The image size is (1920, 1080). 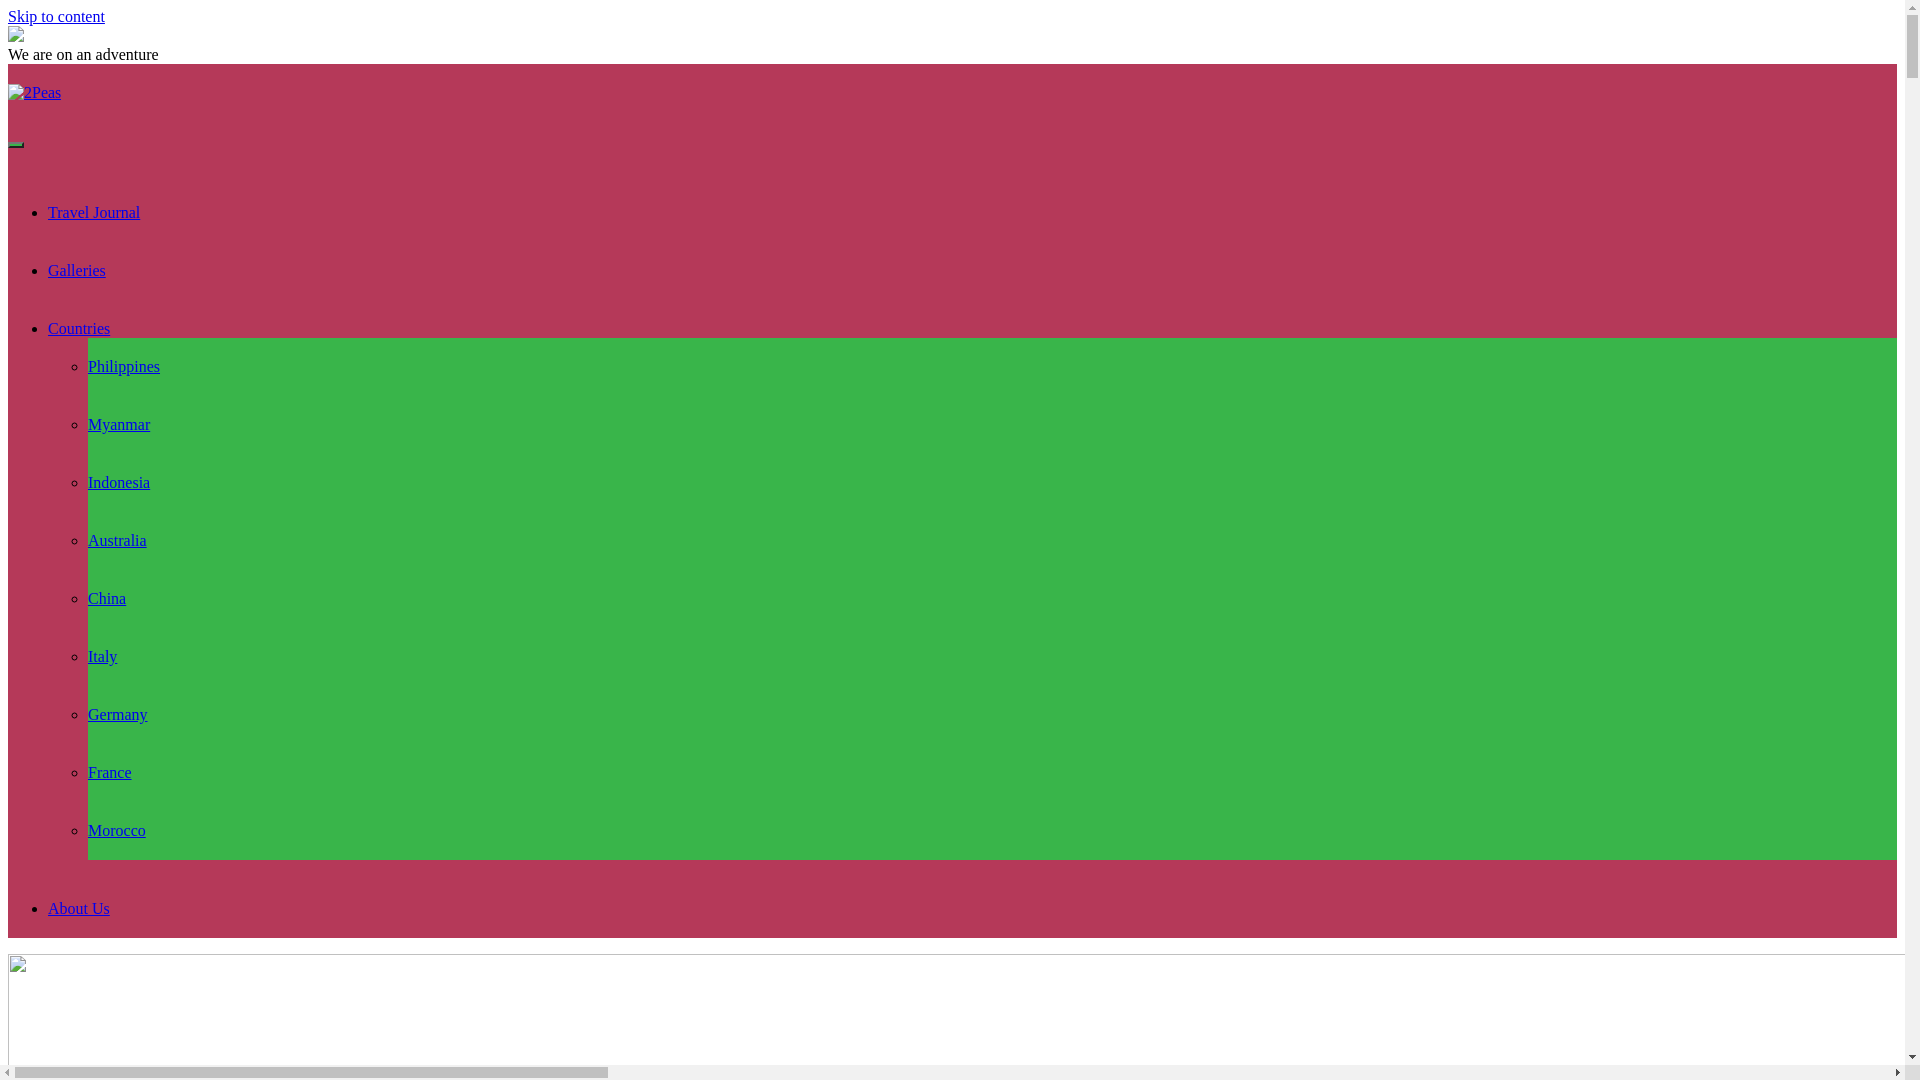 I want to click on 'Morocco', so click(x=115, y=830).